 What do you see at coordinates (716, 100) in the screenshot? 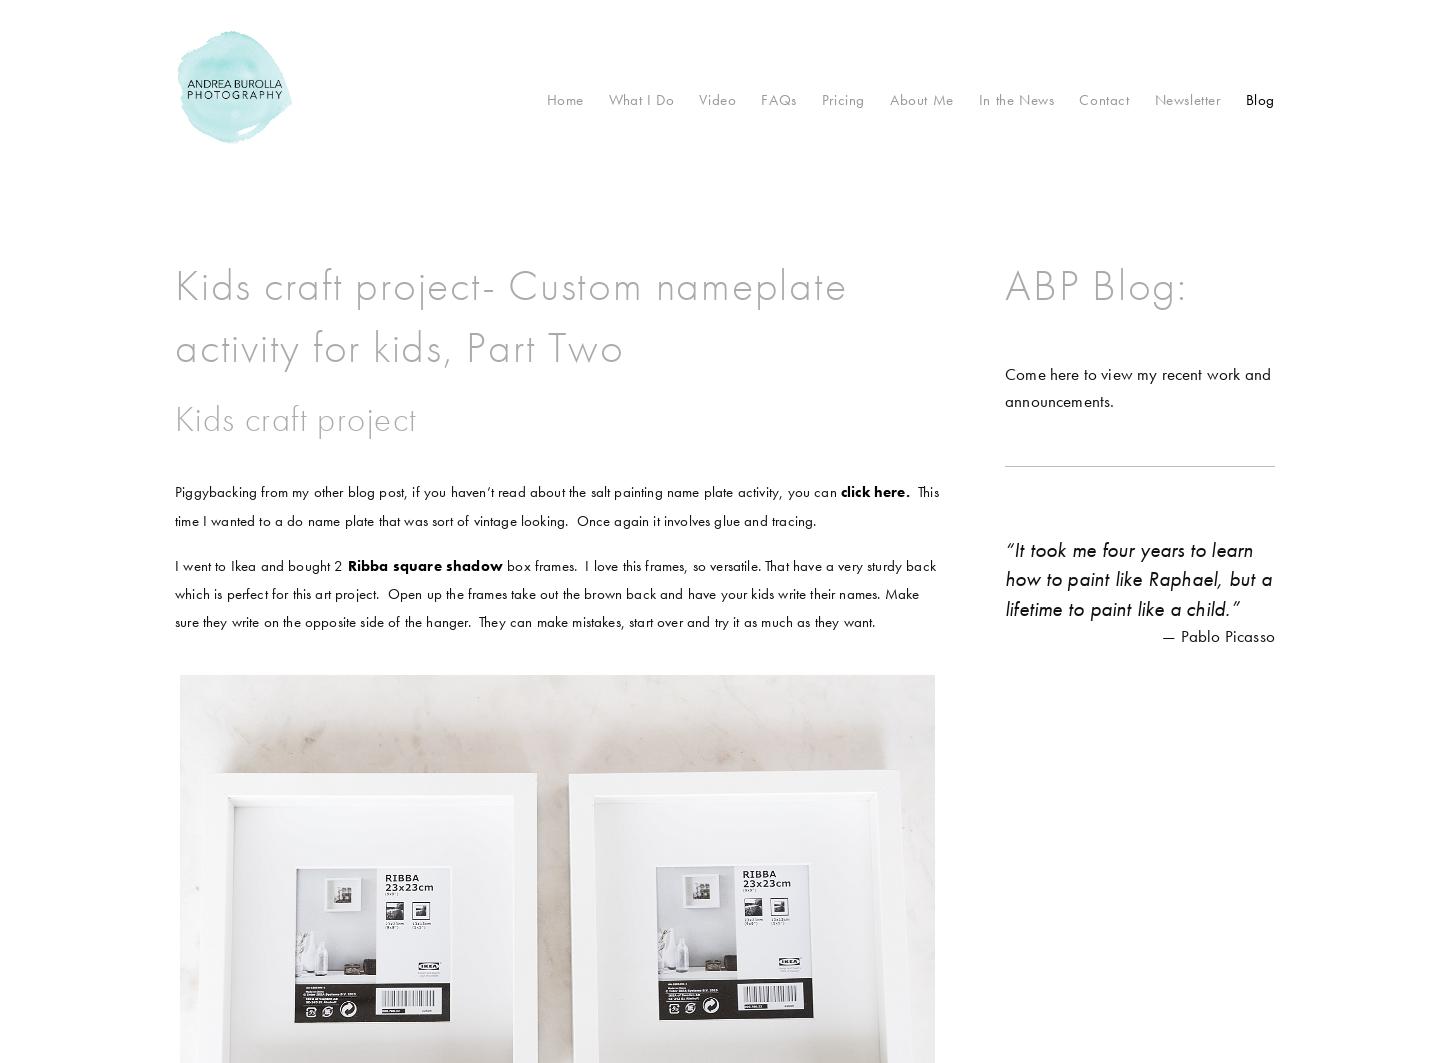
I see `'Video'` at bounding box center [716, 100].